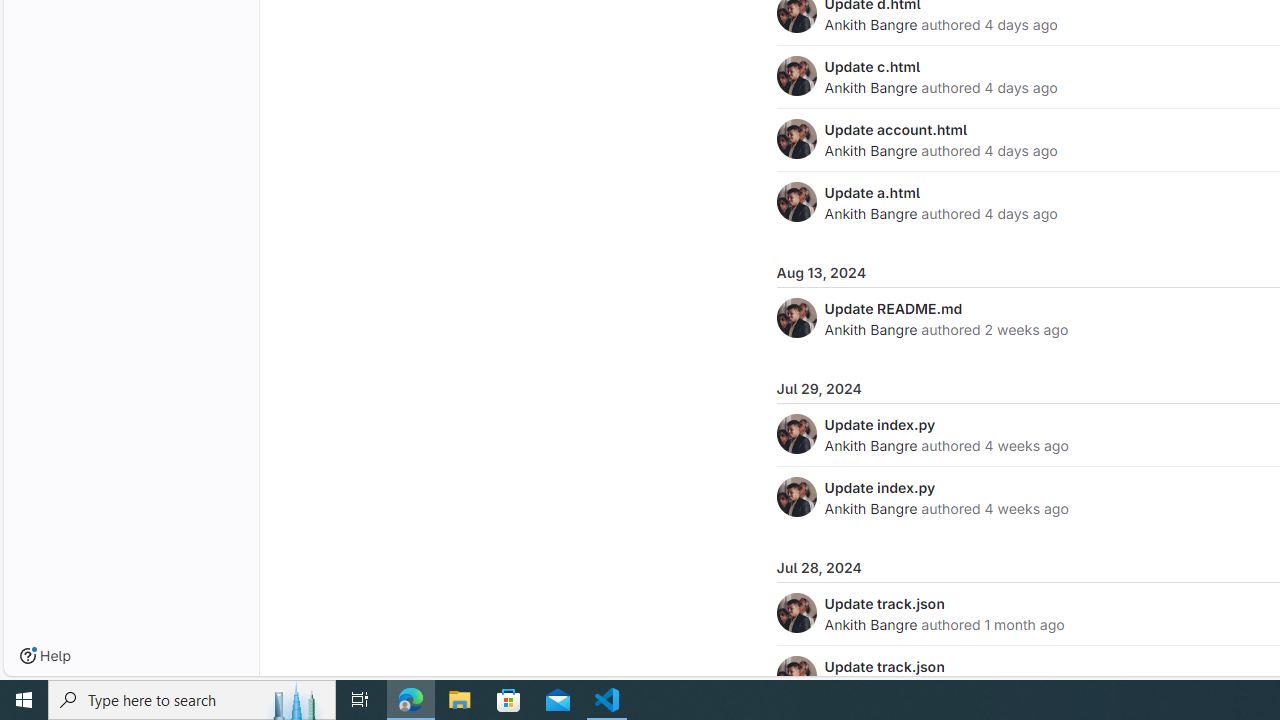 Image resolution: width=1280 pixels, height=720 pixels. Describe the element at coordinates (872, 192) in the screenshot. I see `'Update a.html'` at that location.